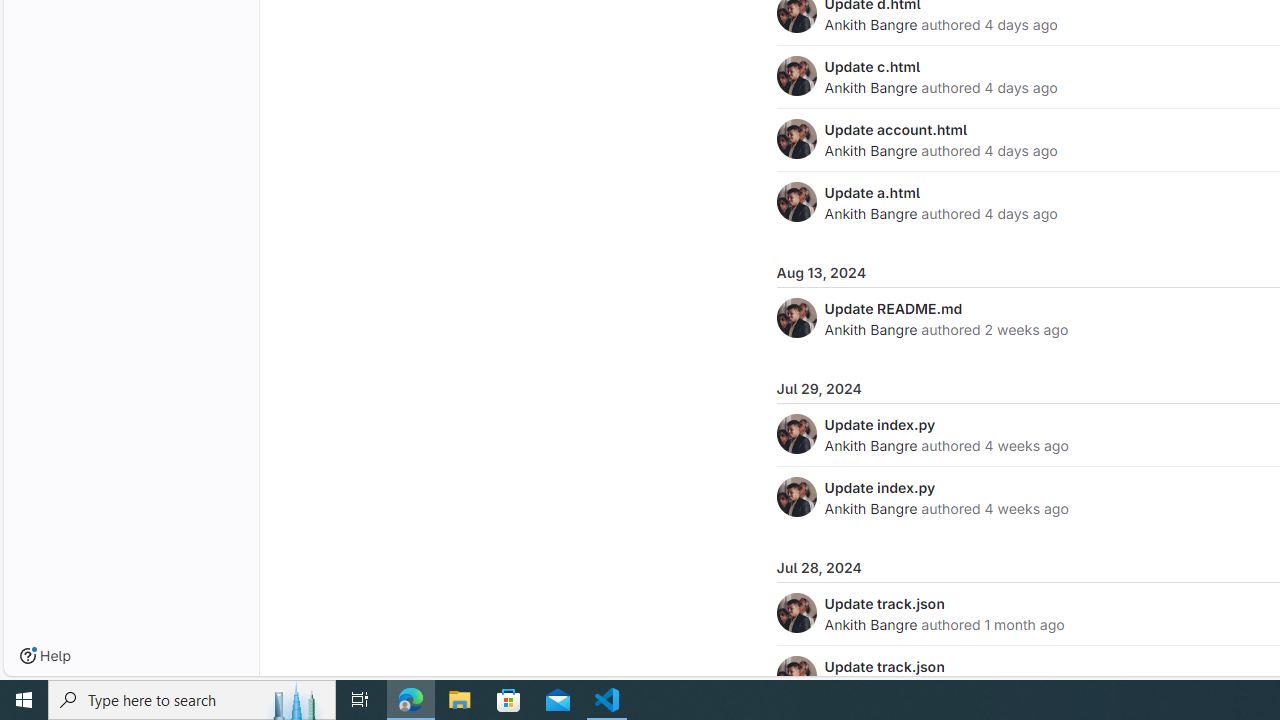 Image resolution: width=1280 pixels, height=720 pixels. Describe the element at coordinates (872, 192) in the screenshot. I see `'Update a.html'` at that location.